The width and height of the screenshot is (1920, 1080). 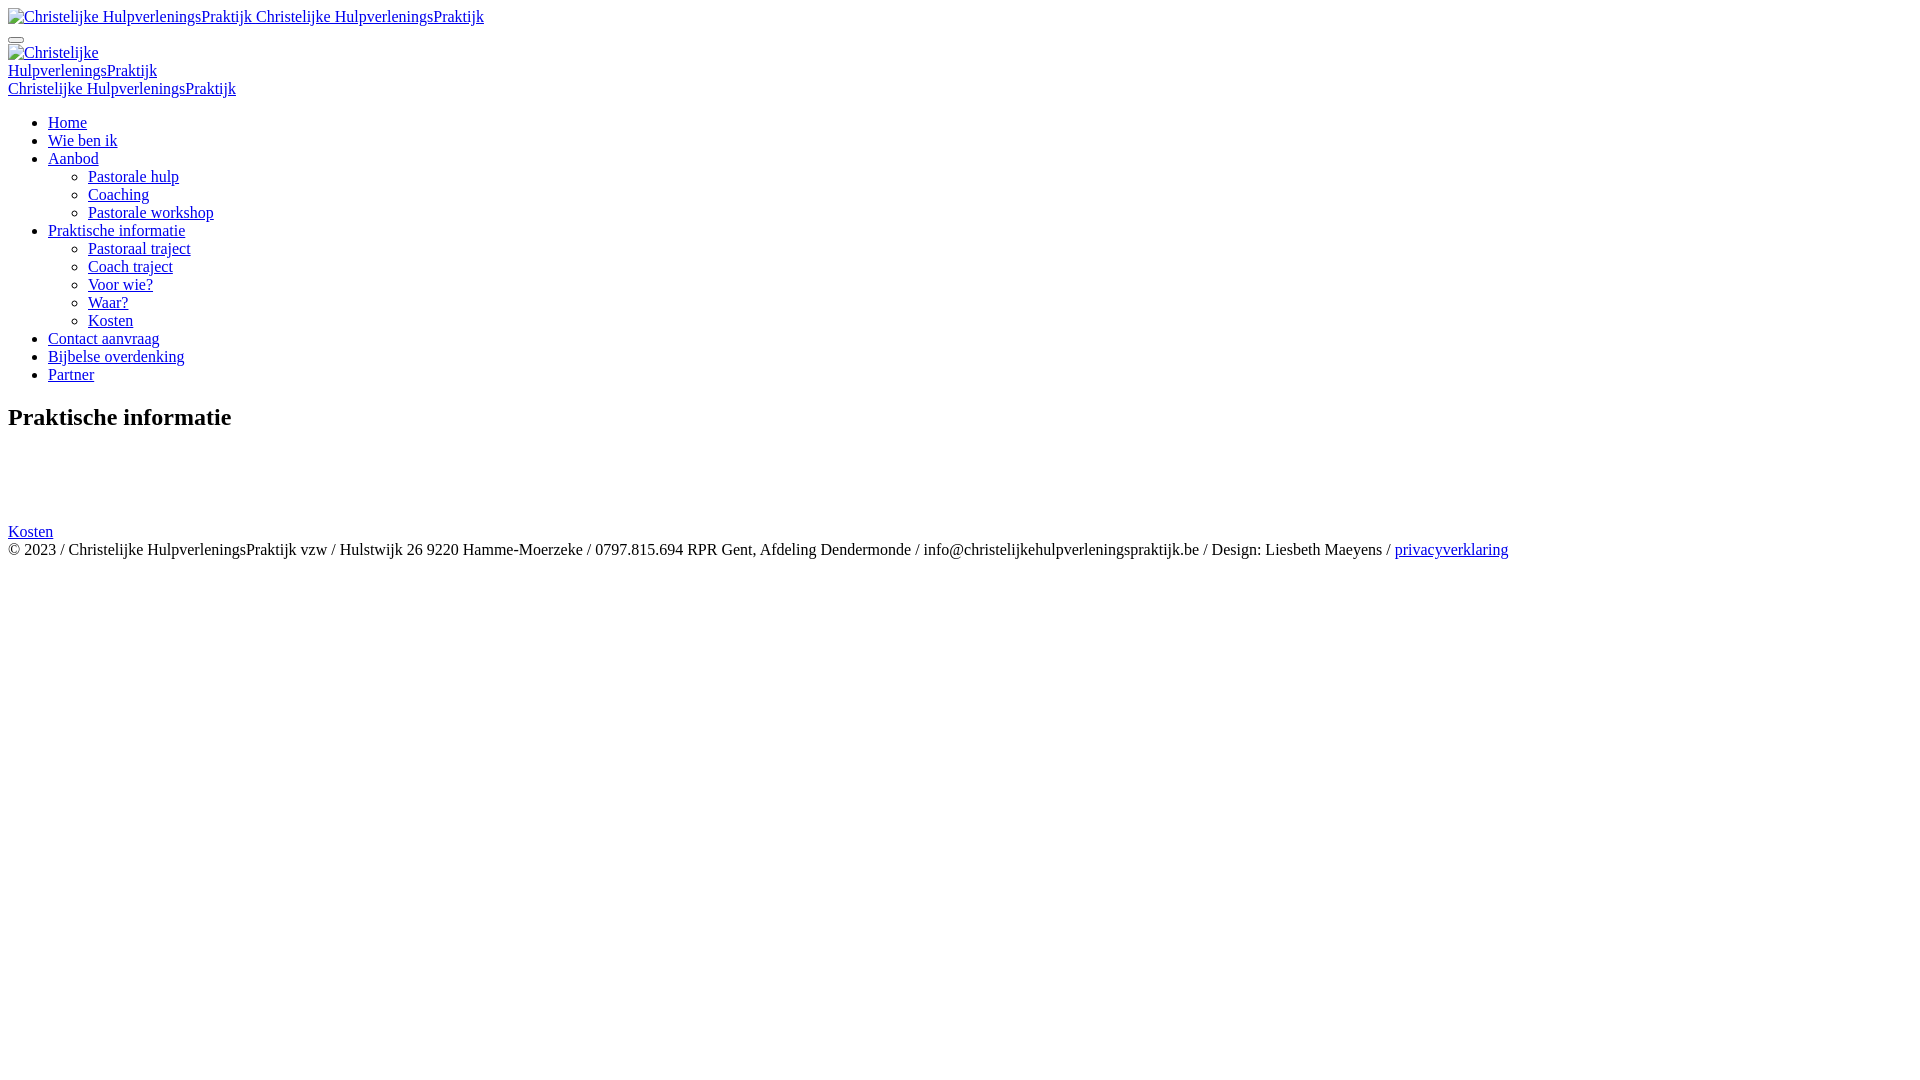 What do you see at coordinates (960, 478) in the screenshot?
I see `'Coach traject'` at bounding box center [960, 478].